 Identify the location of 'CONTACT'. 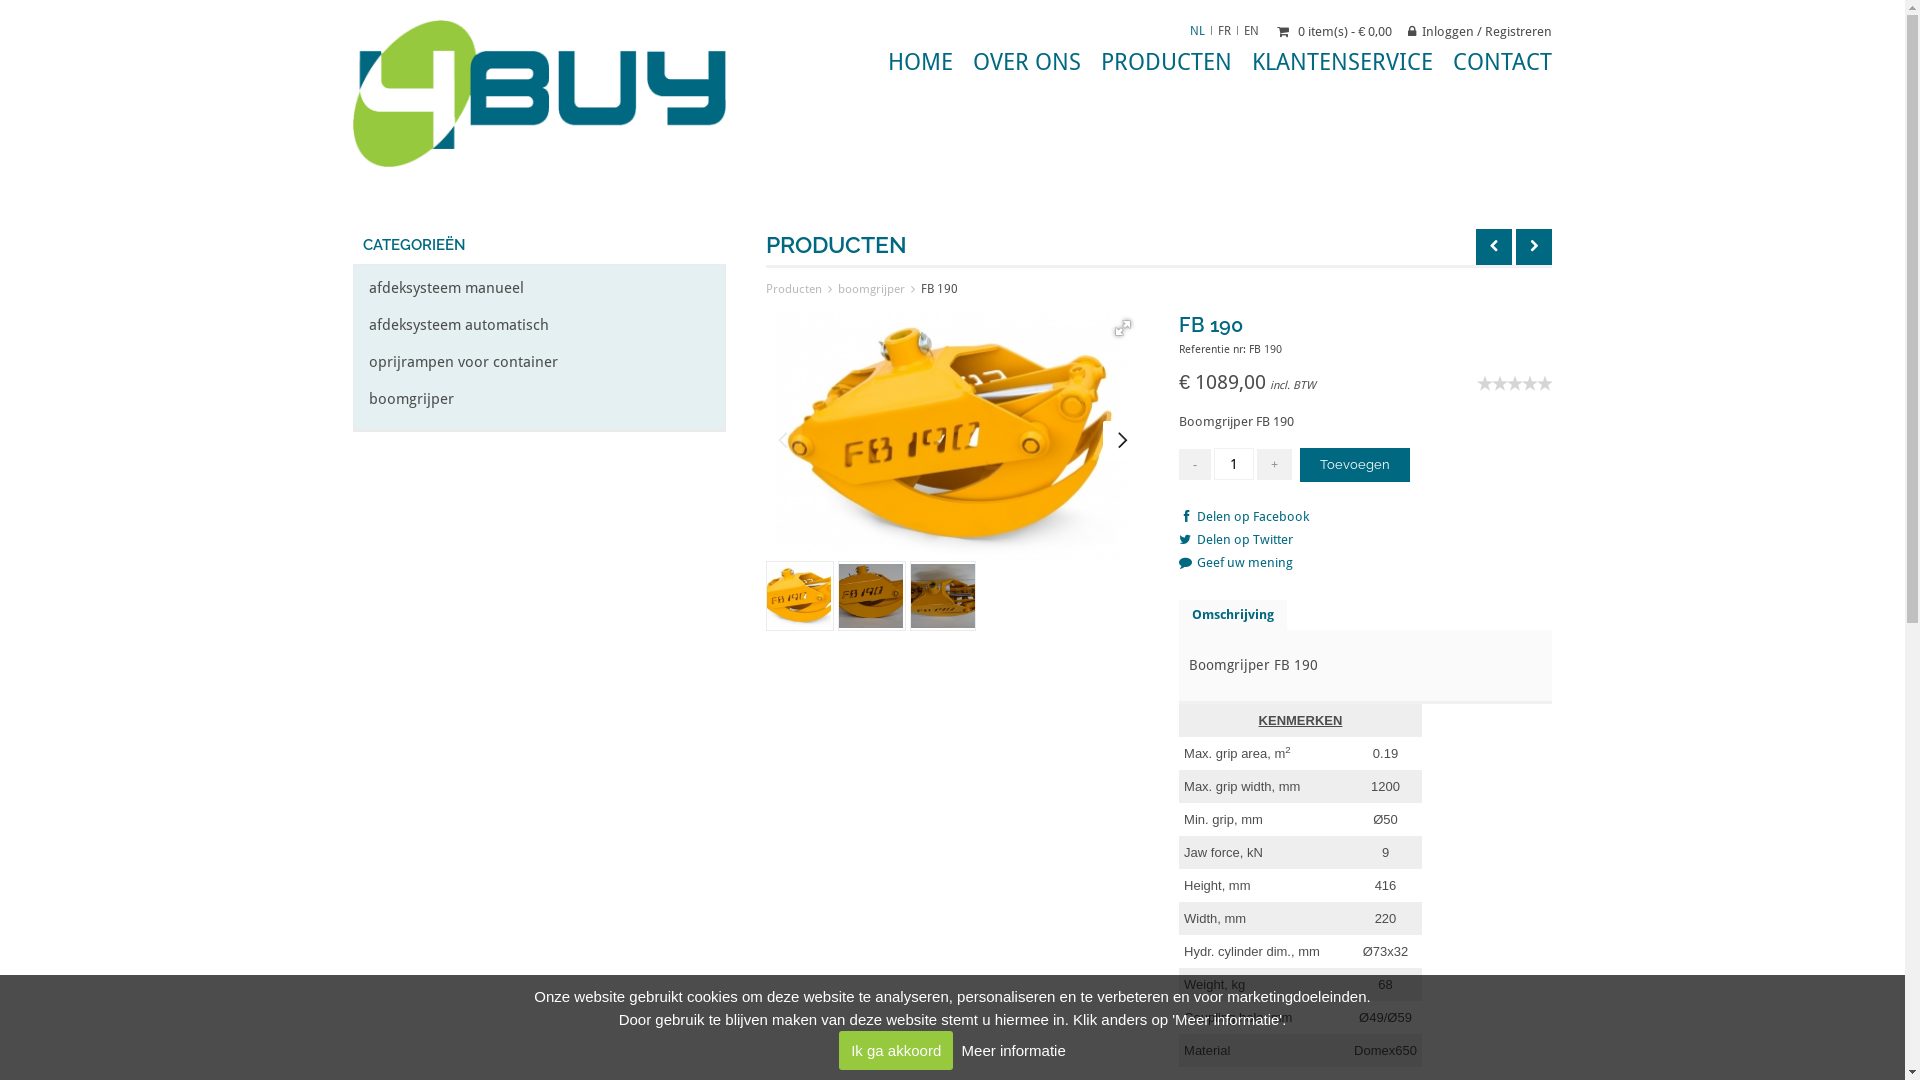
(1502, 60).